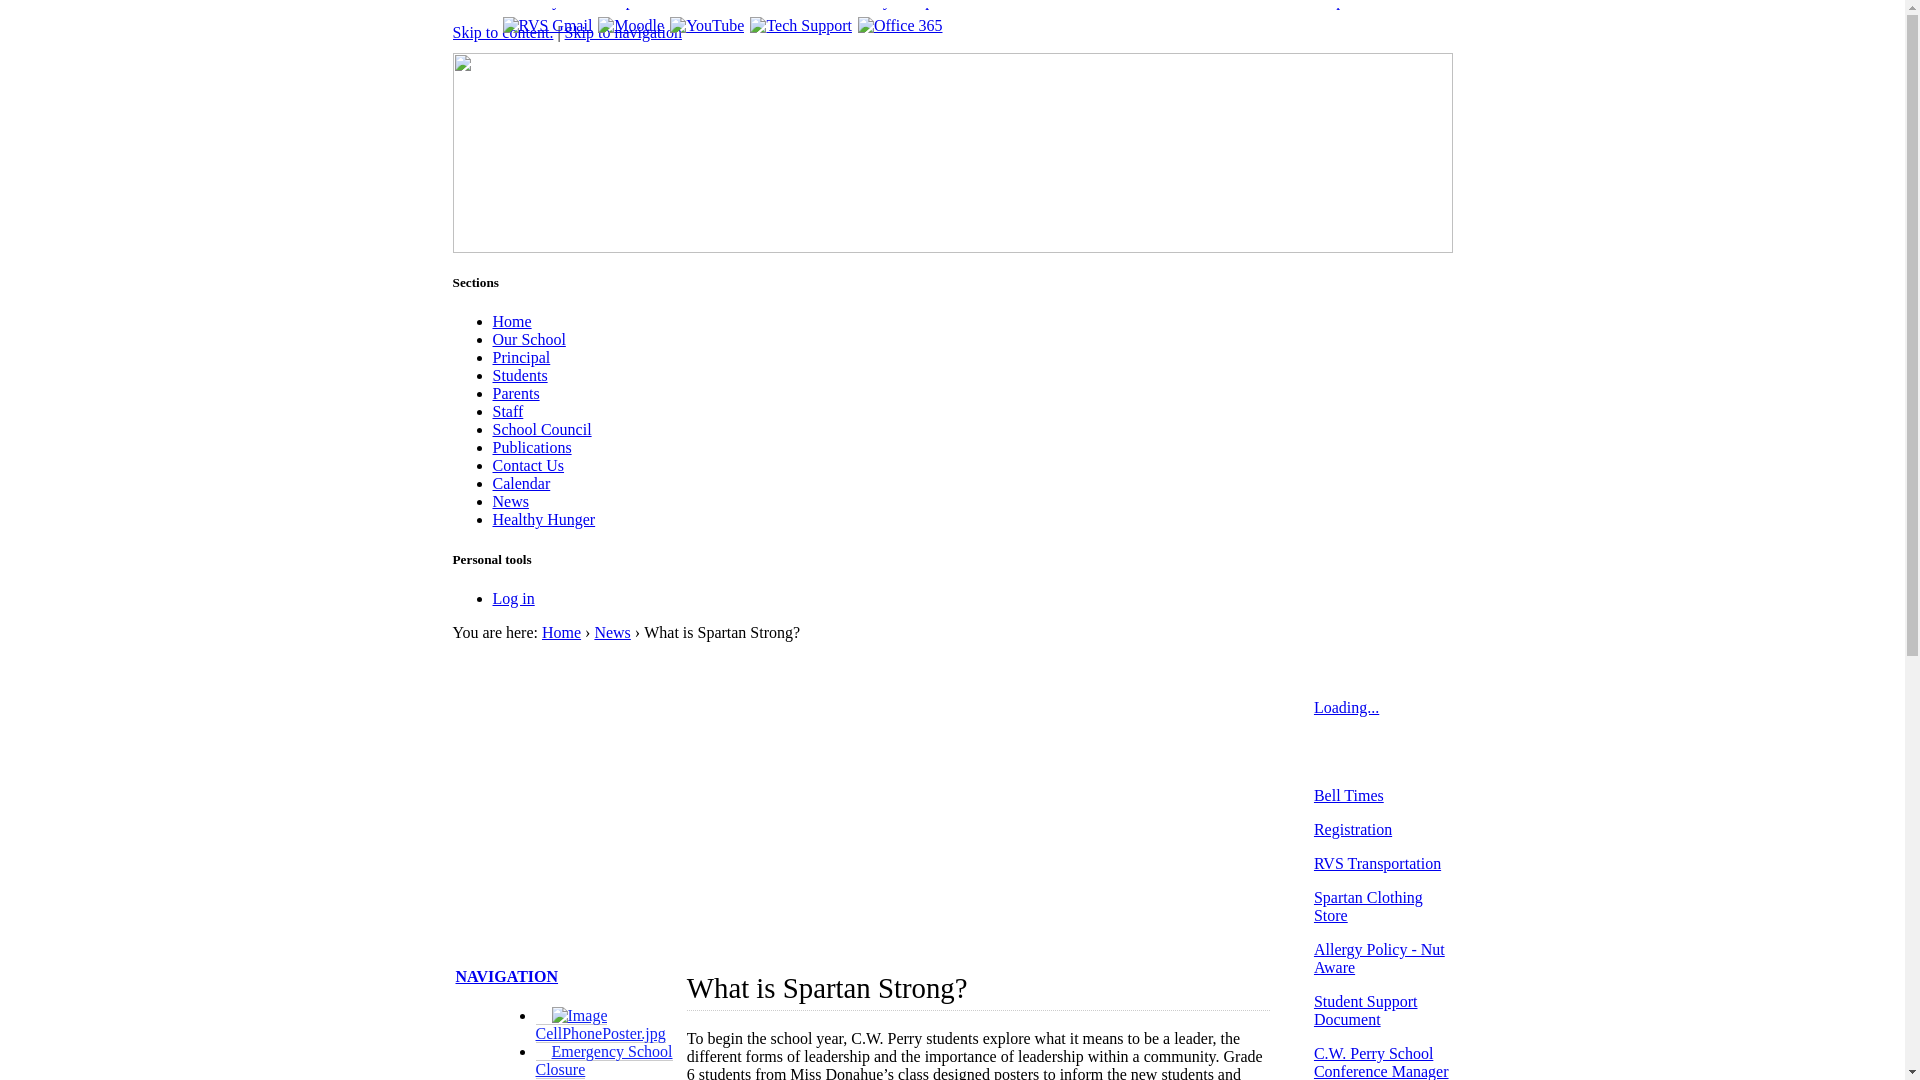 Image resolution: width=1920 pixels, height=1080 pixels. Describe the element at coordinates (511, 320) in the screenshot. I see `'Home'` at that location.